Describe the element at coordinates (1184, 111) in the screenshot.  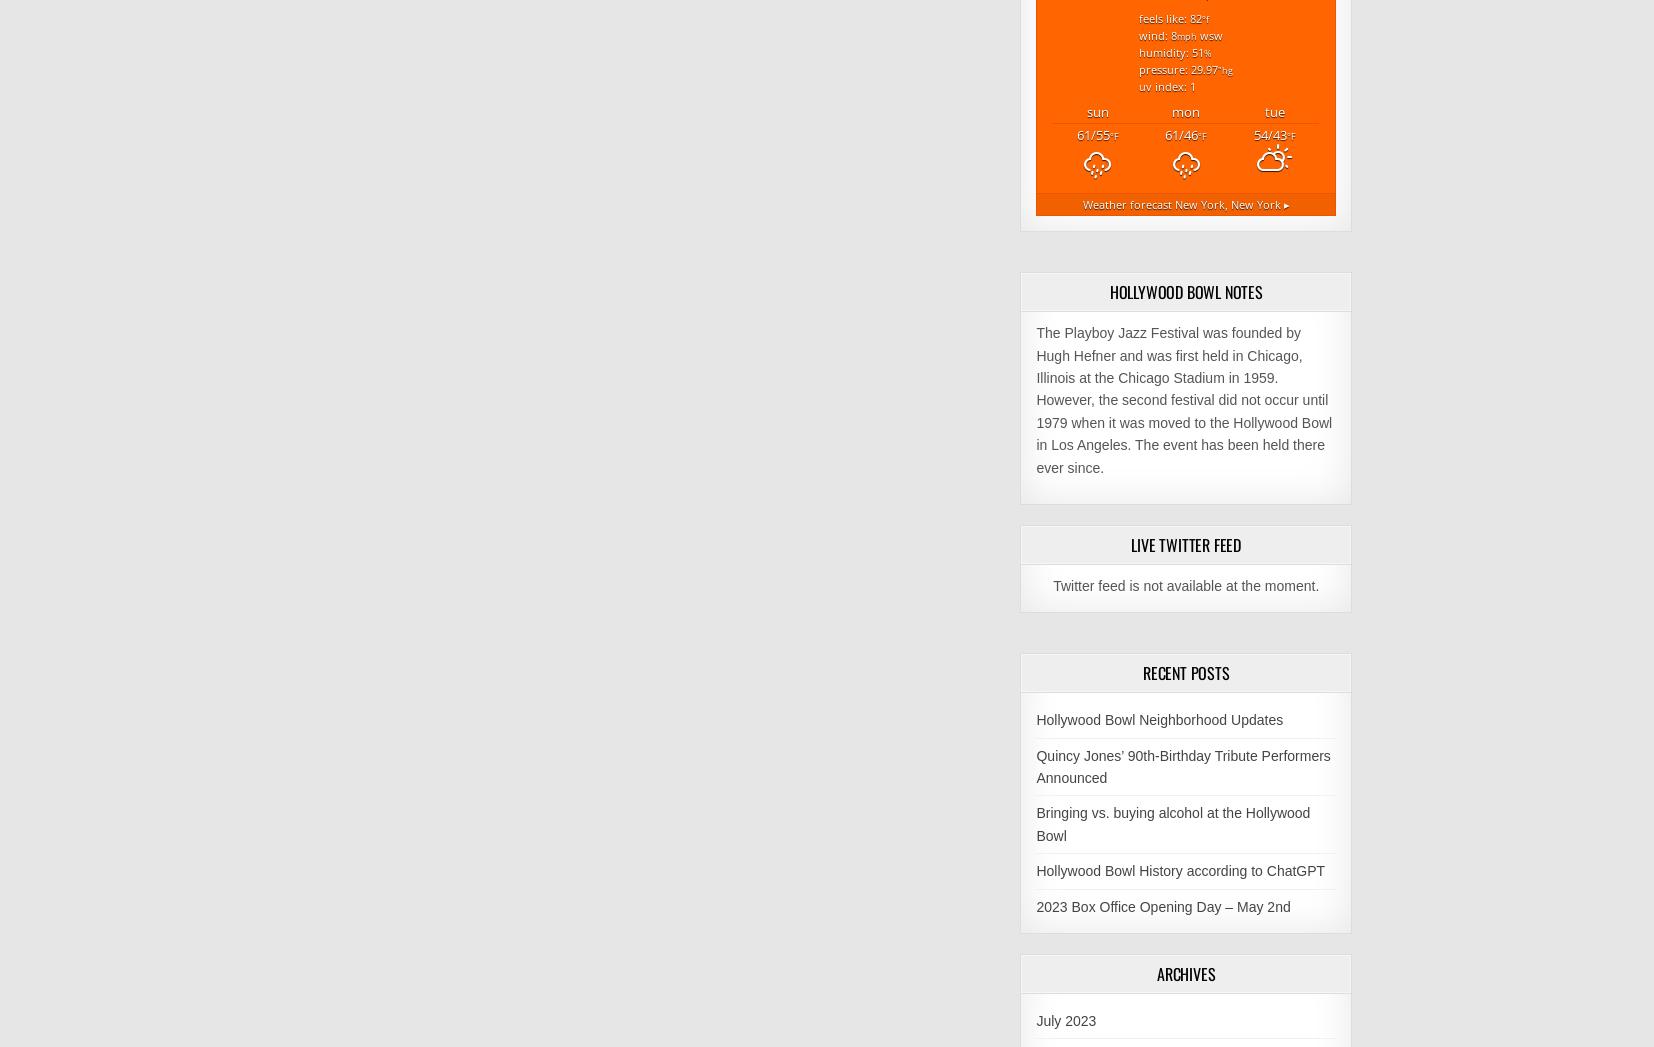
I see `'Mon'` at that location.